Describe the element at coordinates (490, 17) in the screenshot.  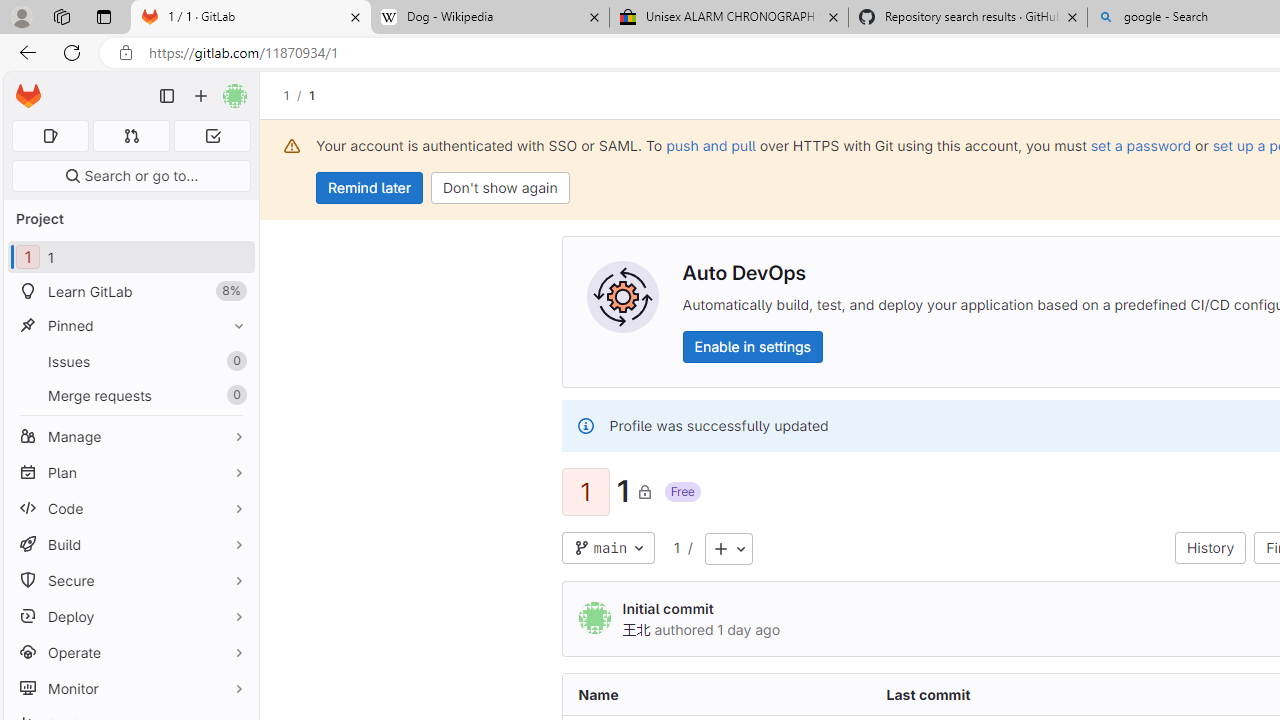
I see `'Dog - Wikipedia'` at that location.